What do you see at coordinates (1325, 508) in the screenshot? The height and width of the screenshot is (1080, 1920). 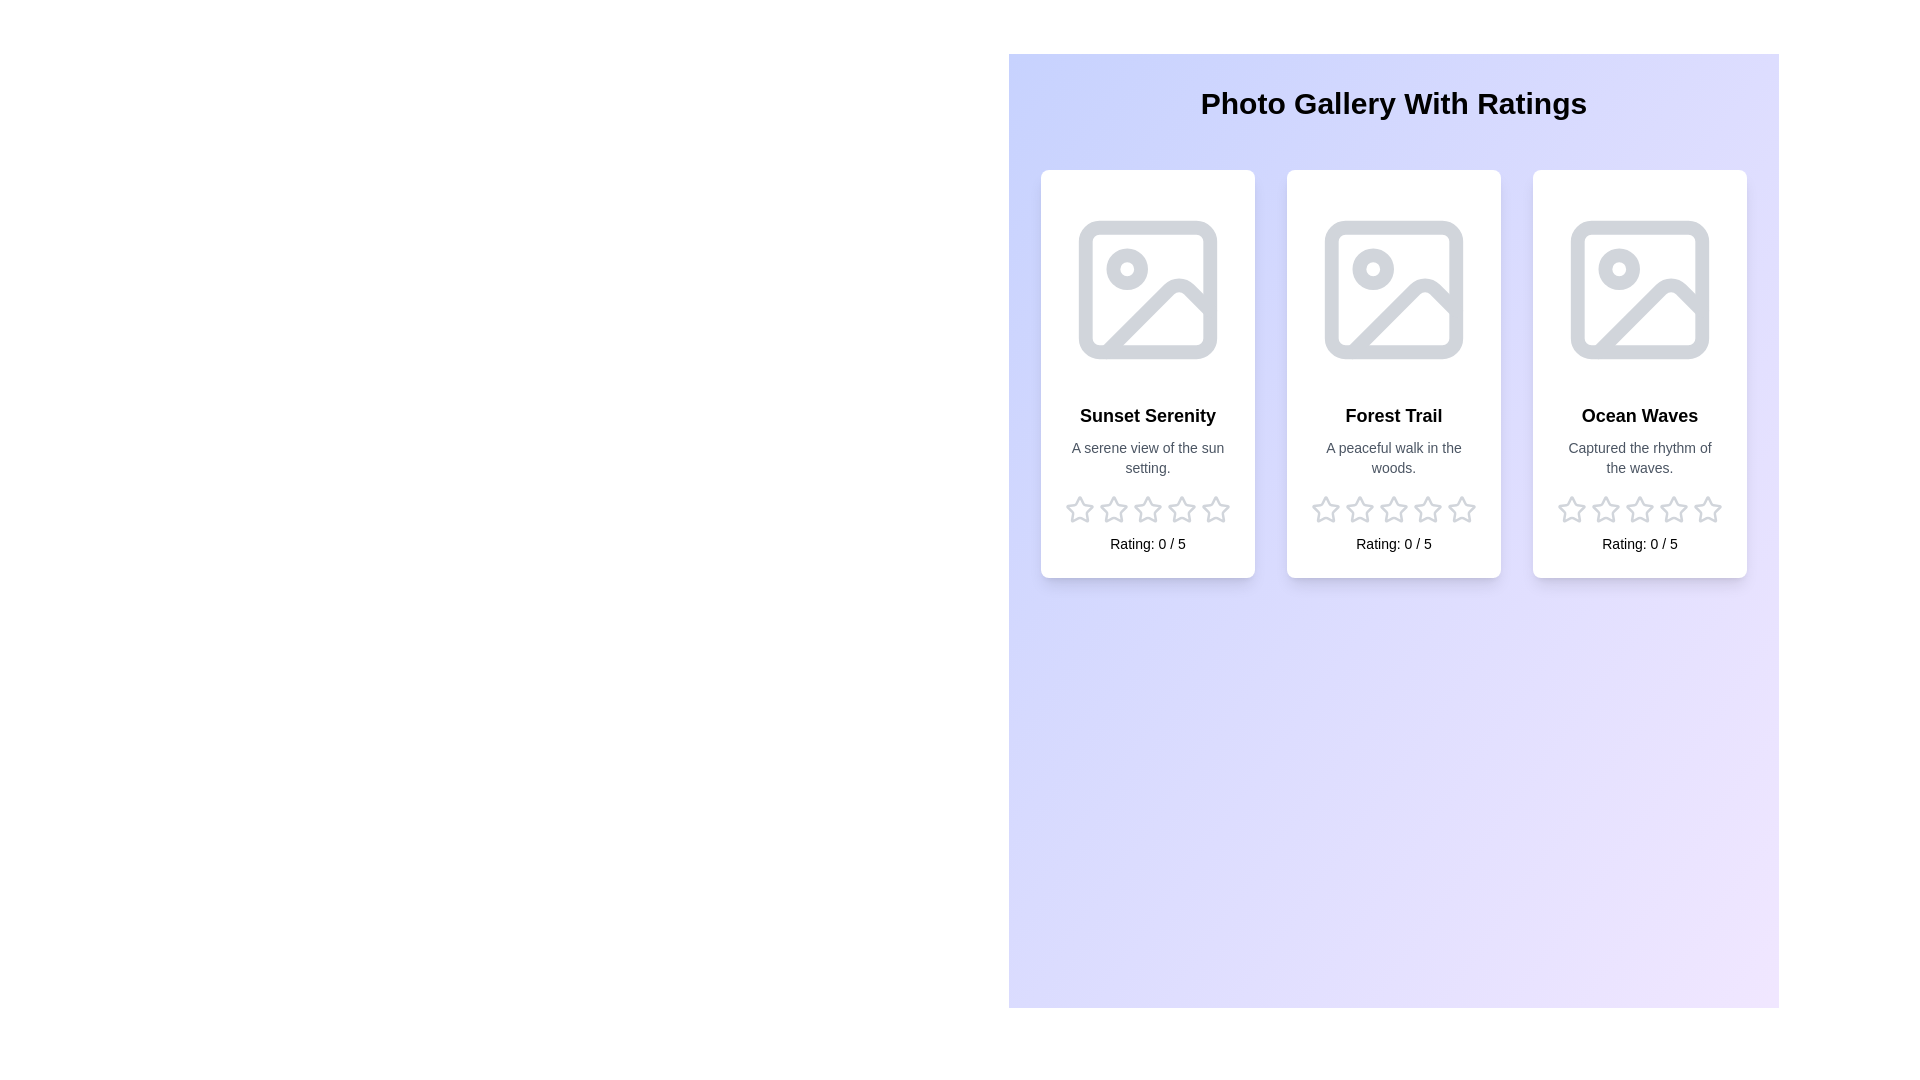 I see `the star corresponding to the rating 1 for the image Forest Trail` at bounding box center [1325, 508].